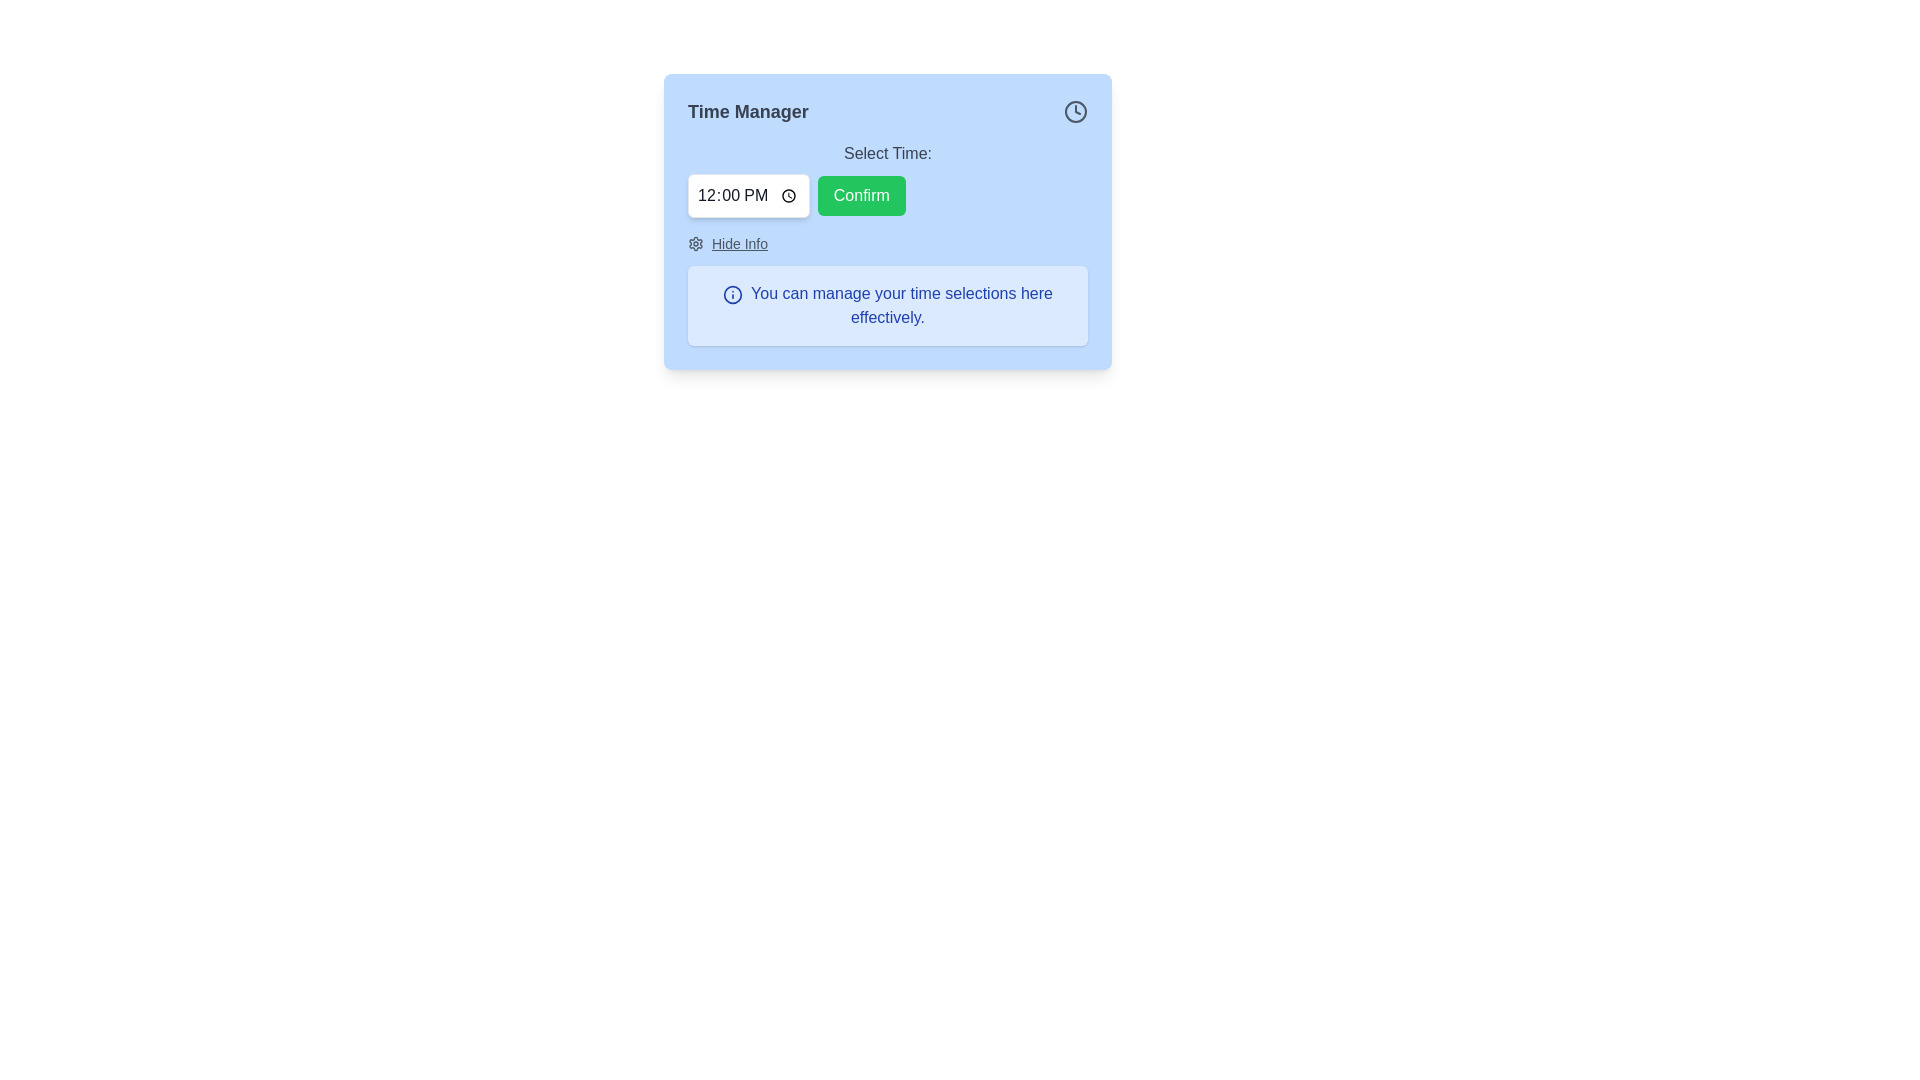 The width and height of the screenshot is (1920, 1080). What do you see at coordinates (861, 196) in the screenshot?
I see `the confirm button located within the light-blue 'Time Manager' panel to observe any hover effects` at bounding box center [861, 196].